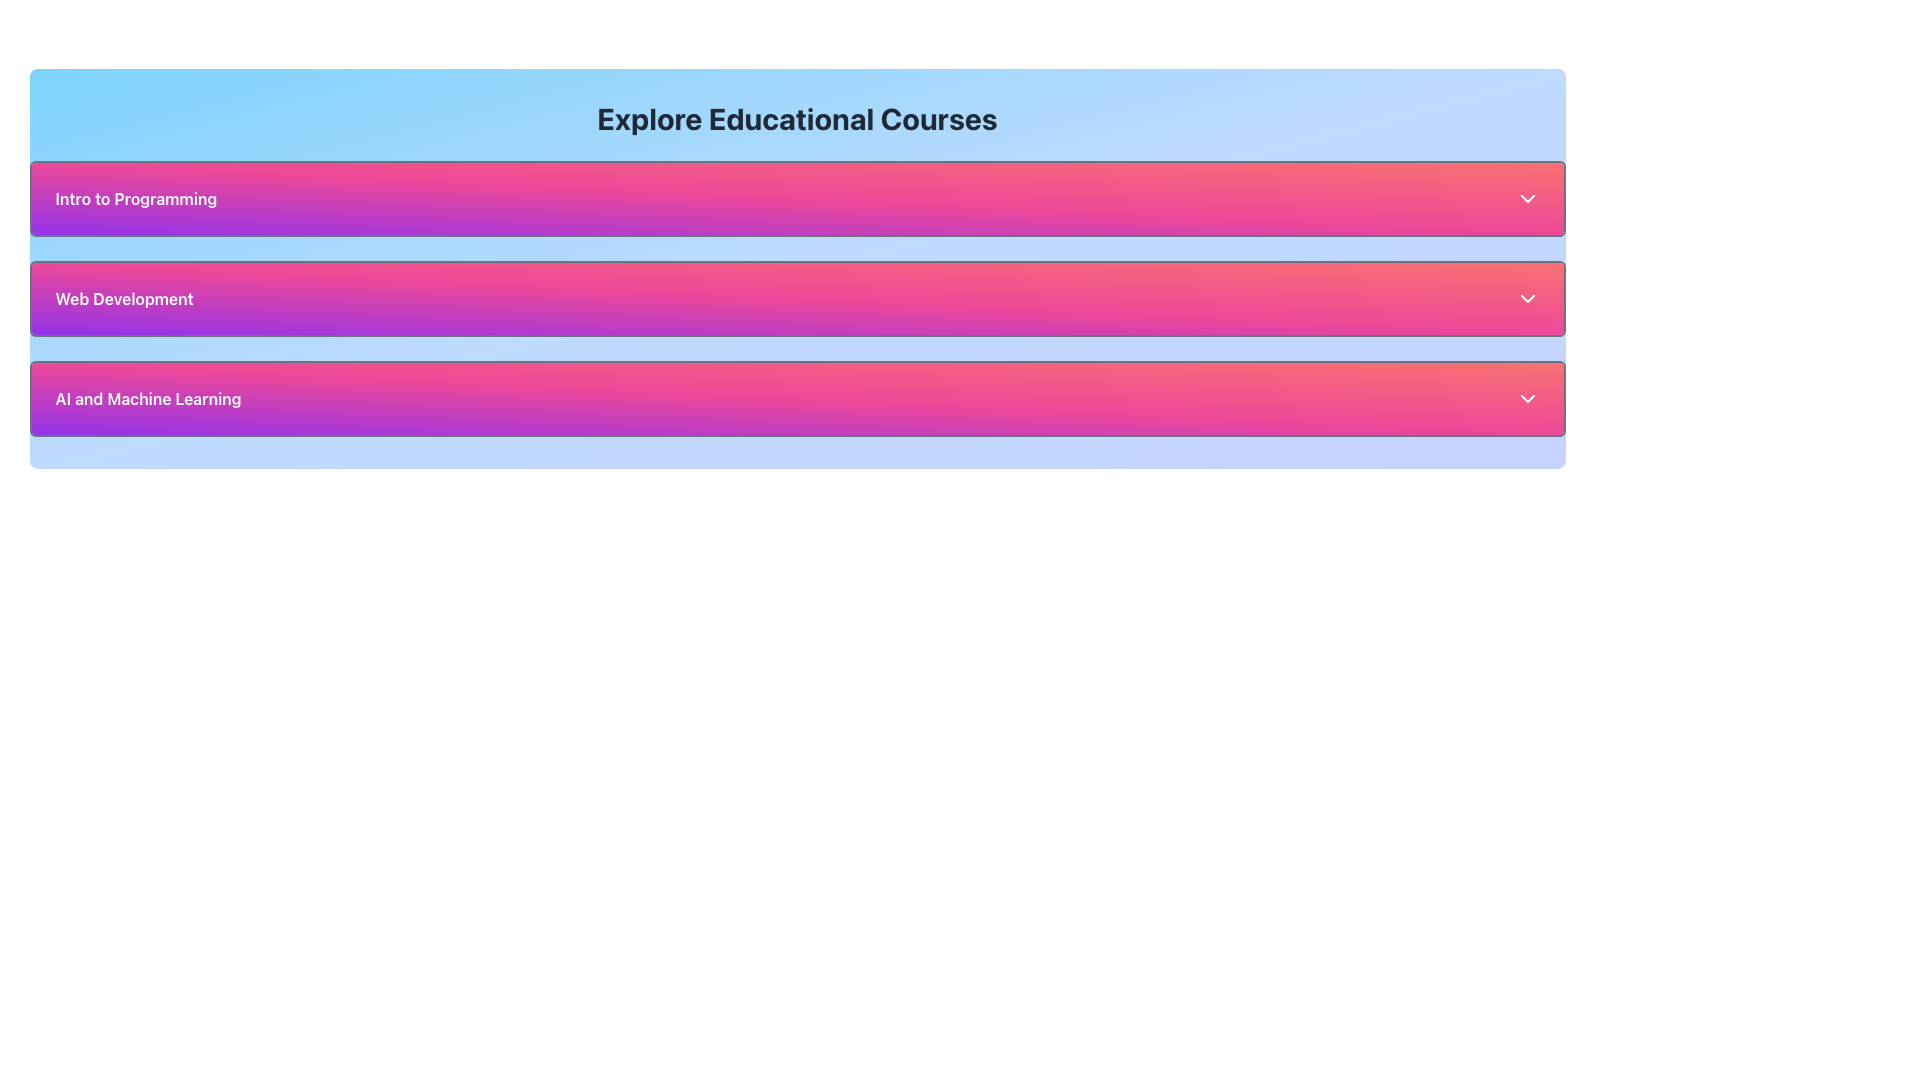  What do you see at coordinates (147, 398) in the screenshot?
I see `the text label 'AI and Machine Learning' which is displayed in bold white font on a gradient background, located in the bottom-most rectangular block of the third row in a list of educational topics` at bounding box center [147, 398].